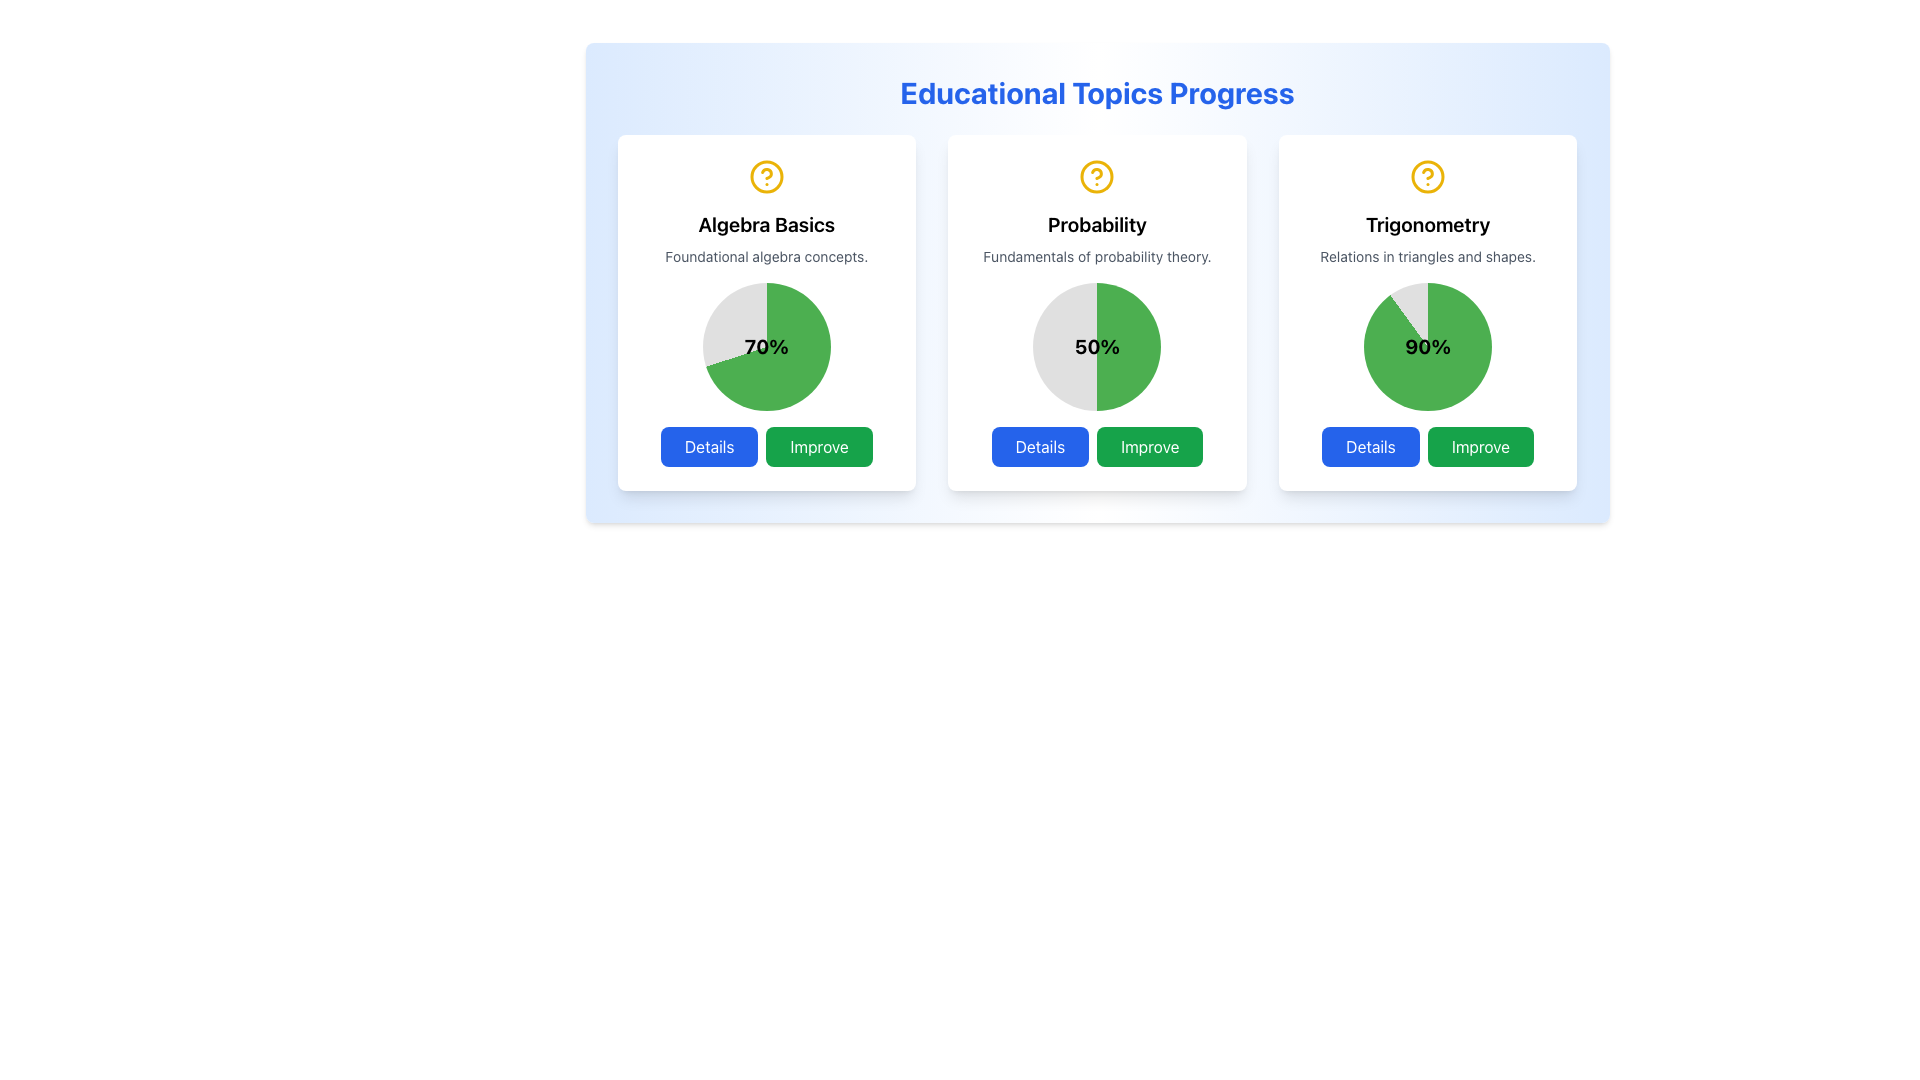 The height and width of the screenshot is (1080, 1920). I want to click on the circular shape of the question-mark styled help icon located at the top portion of the first card in a row of three cards, so click(765, 176).